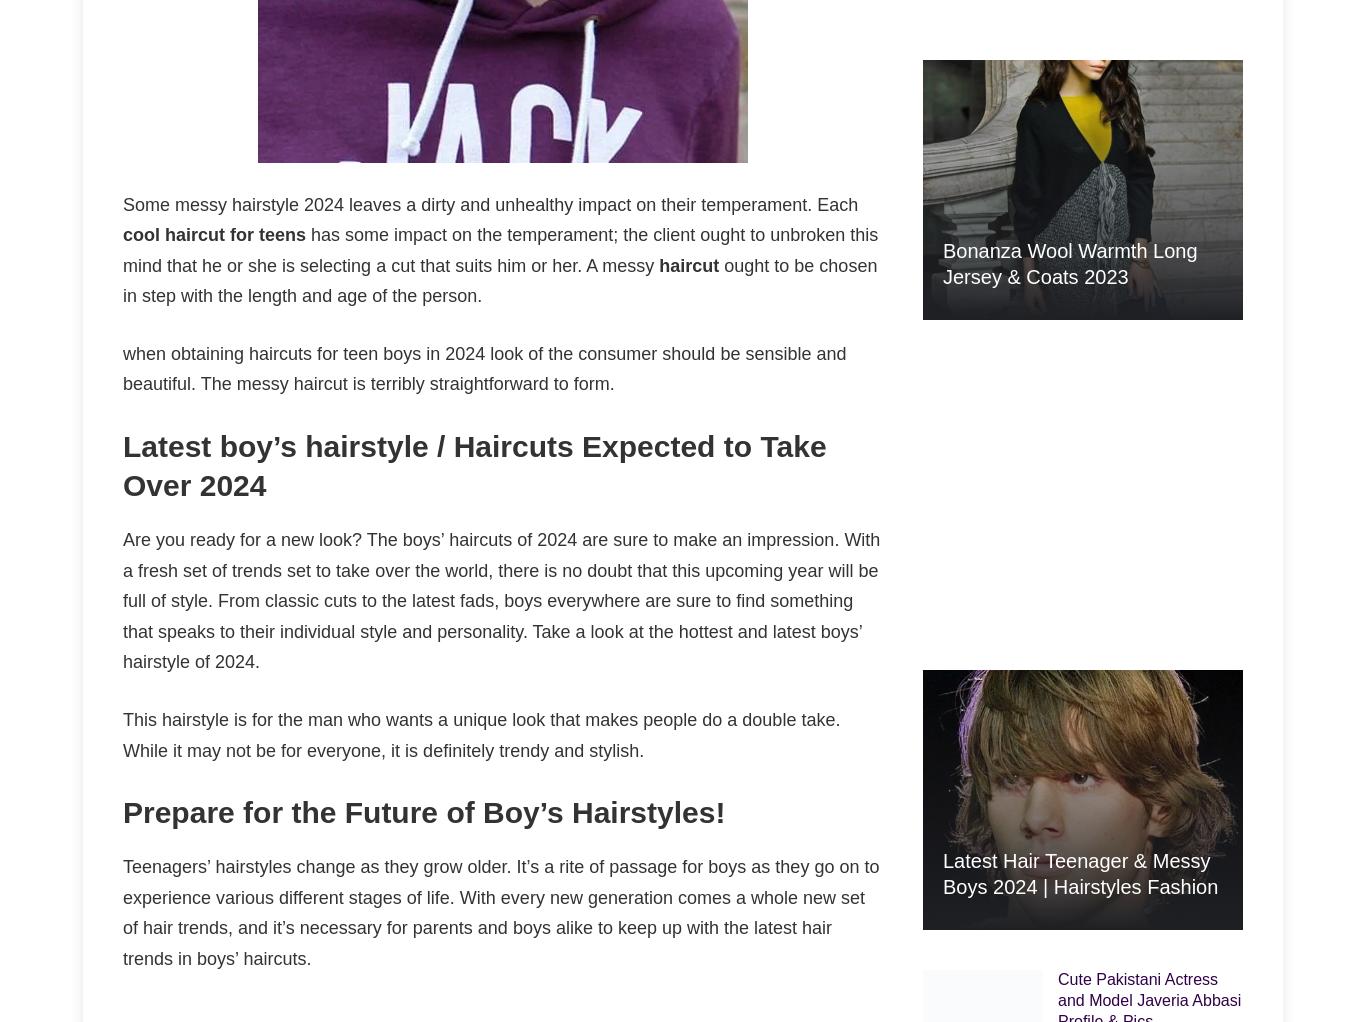 This screenshot has width=1366, height=1022. What do you see at coordinates (501, 911) in the screenshot?
I see `'Teenagers’ hairstyles change as they grow older. It’s a rite of passage for boys as they go on to experience various different stages of life. With every new generation comes a whole new set of hair trends, and it’s necessary for parents and boys alike to keep up with the latest hair trends in boys’ haircuts.'` at bounding box center [501, 911].